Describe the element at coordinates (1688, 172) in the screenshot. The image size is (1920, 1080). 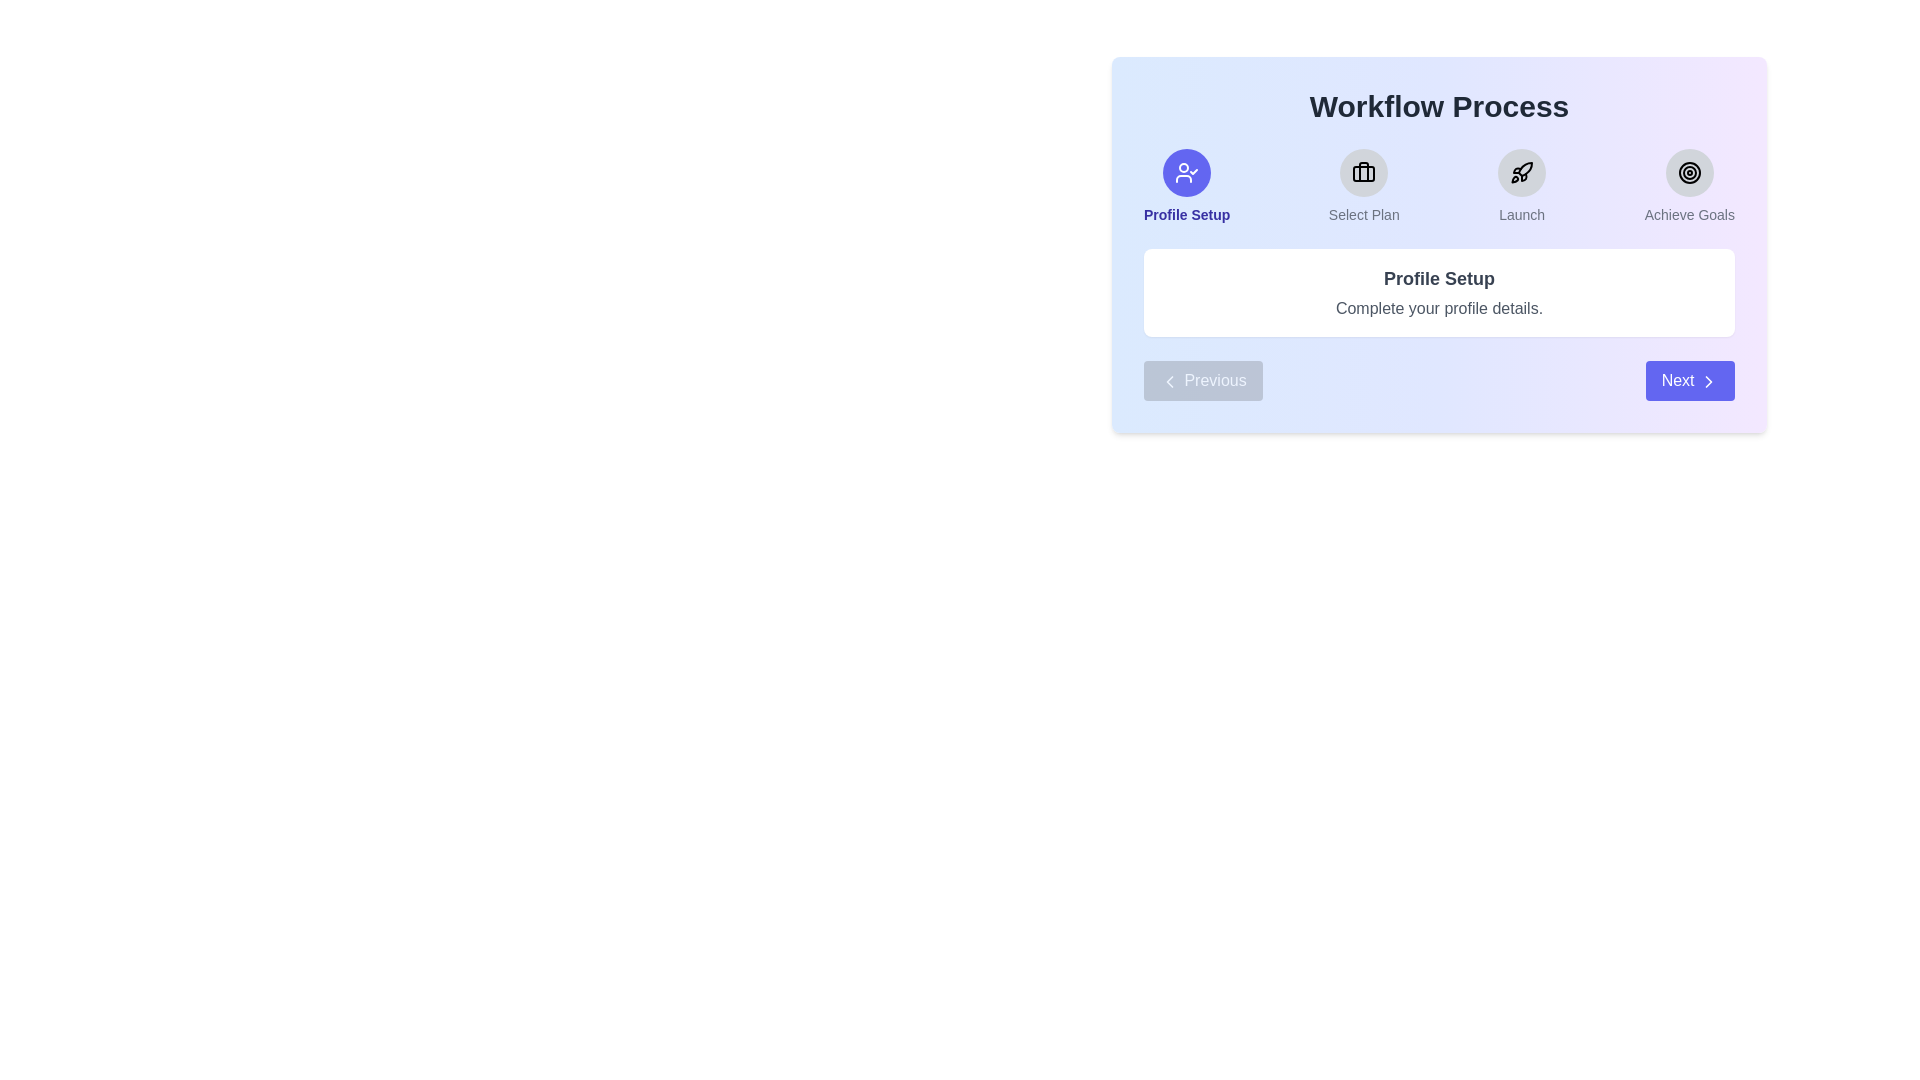
I see `the Achieve Goals step icon to view its details` at that location.